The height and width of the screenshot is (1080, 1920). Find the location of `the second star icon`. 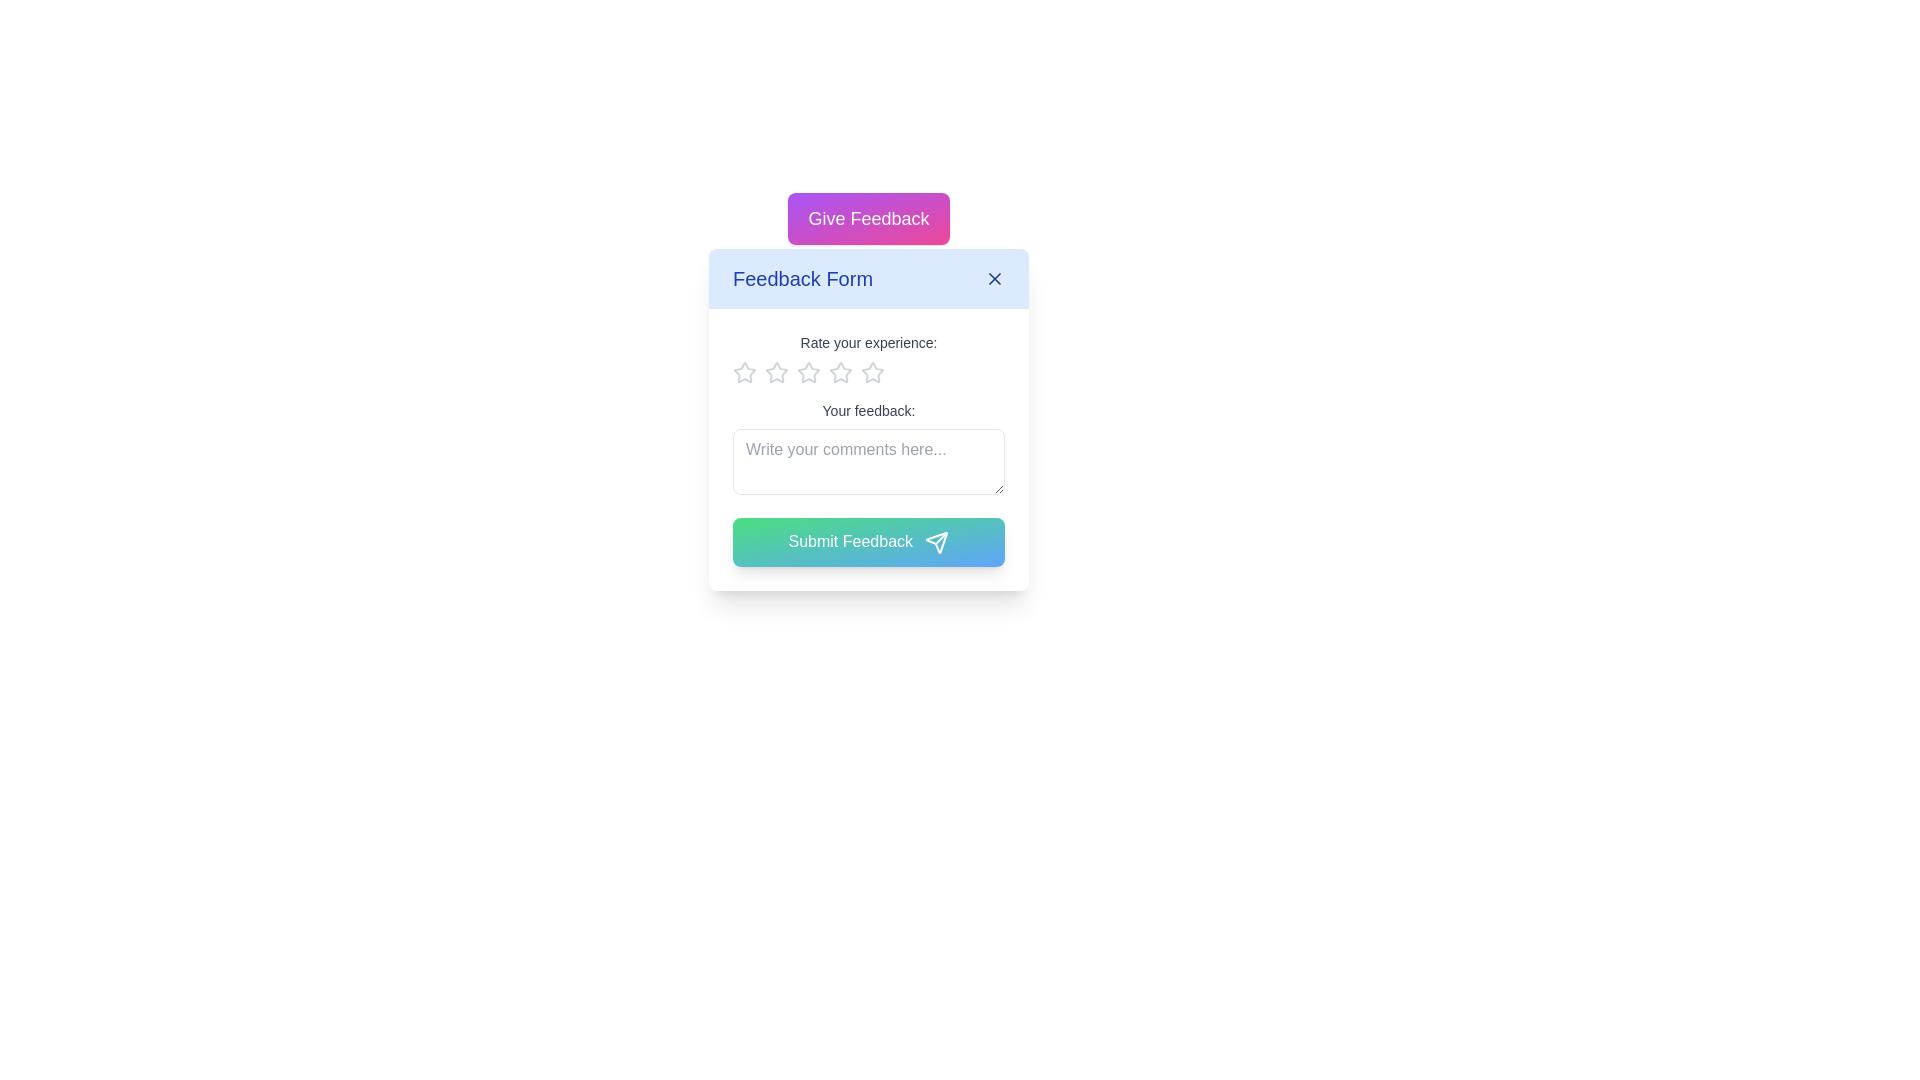

the second star icon is located at coordinates (809, 372).